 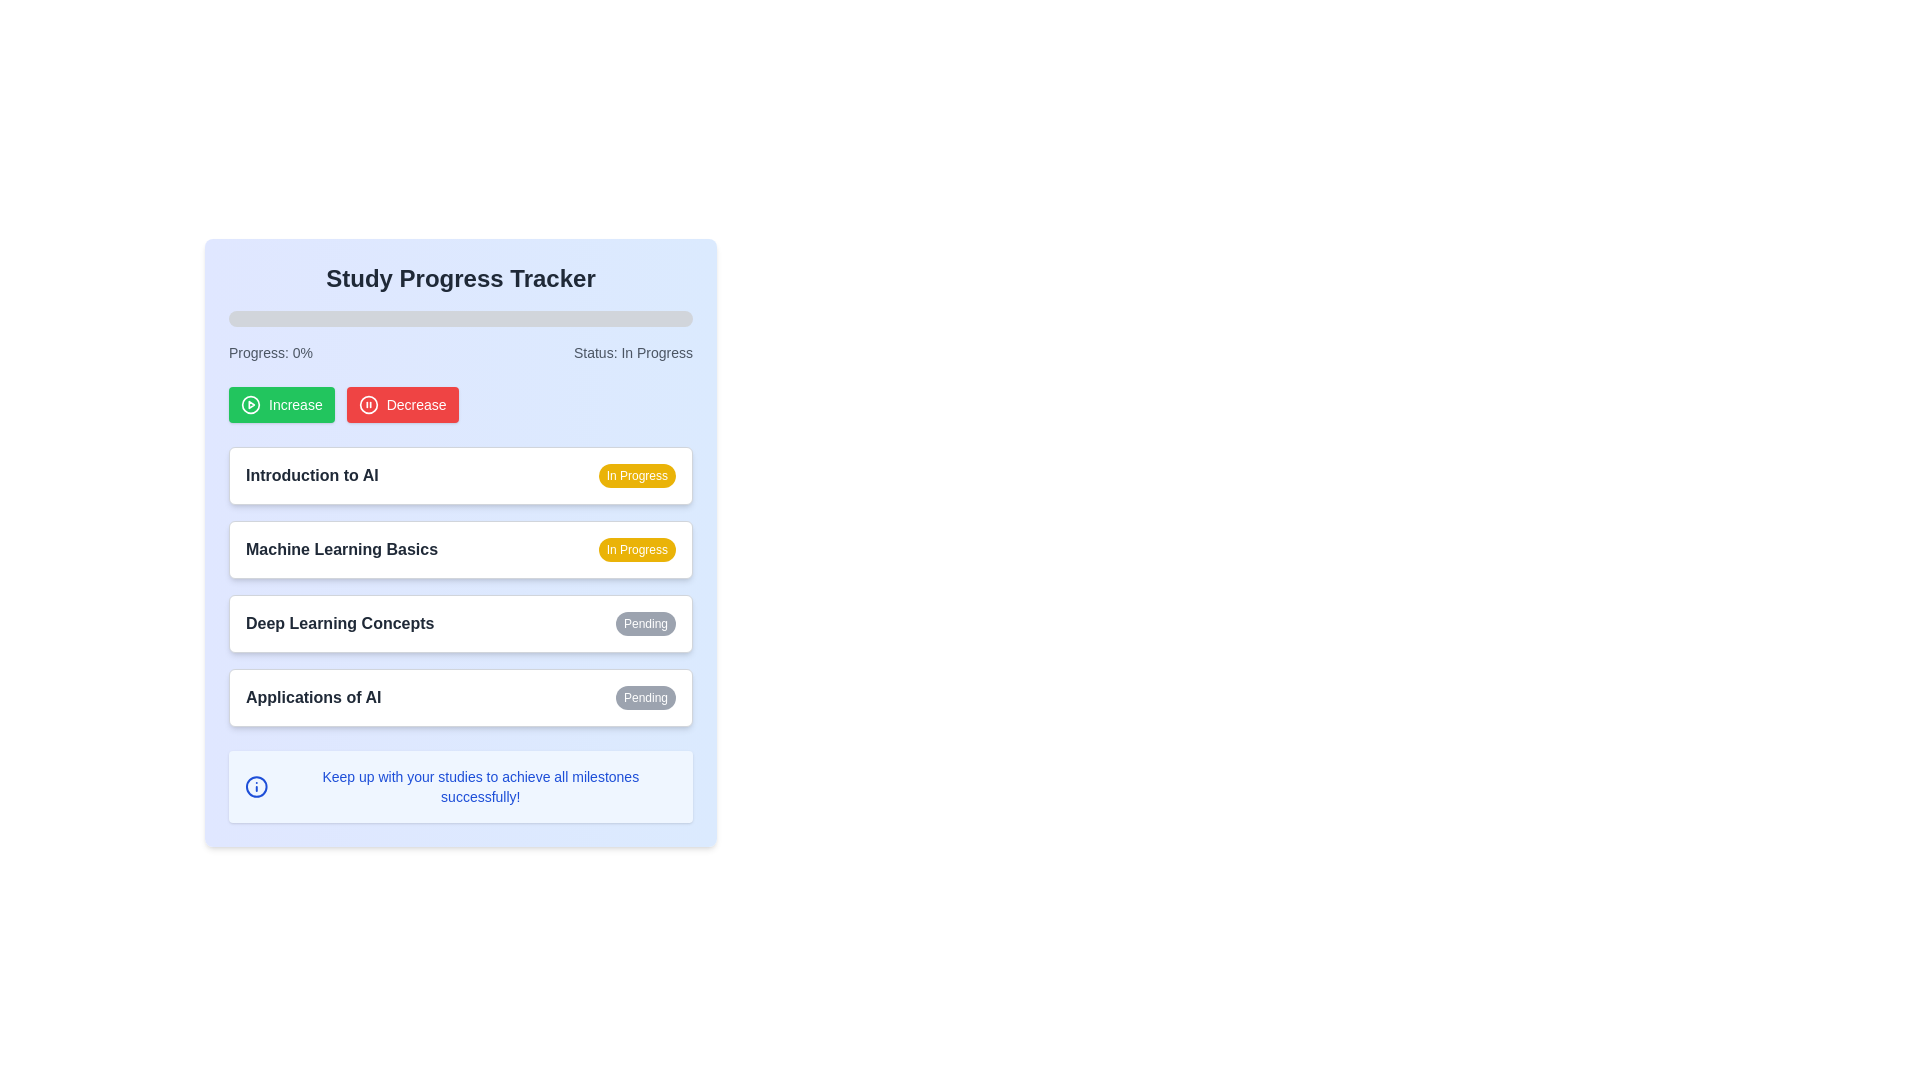 What do you see at coordinates (368, 405) in the screenshot?
I see `the circular pause icon on the red background, which is part of the 'Decrease' button labeled with white text` at bounding box center [368, 405].